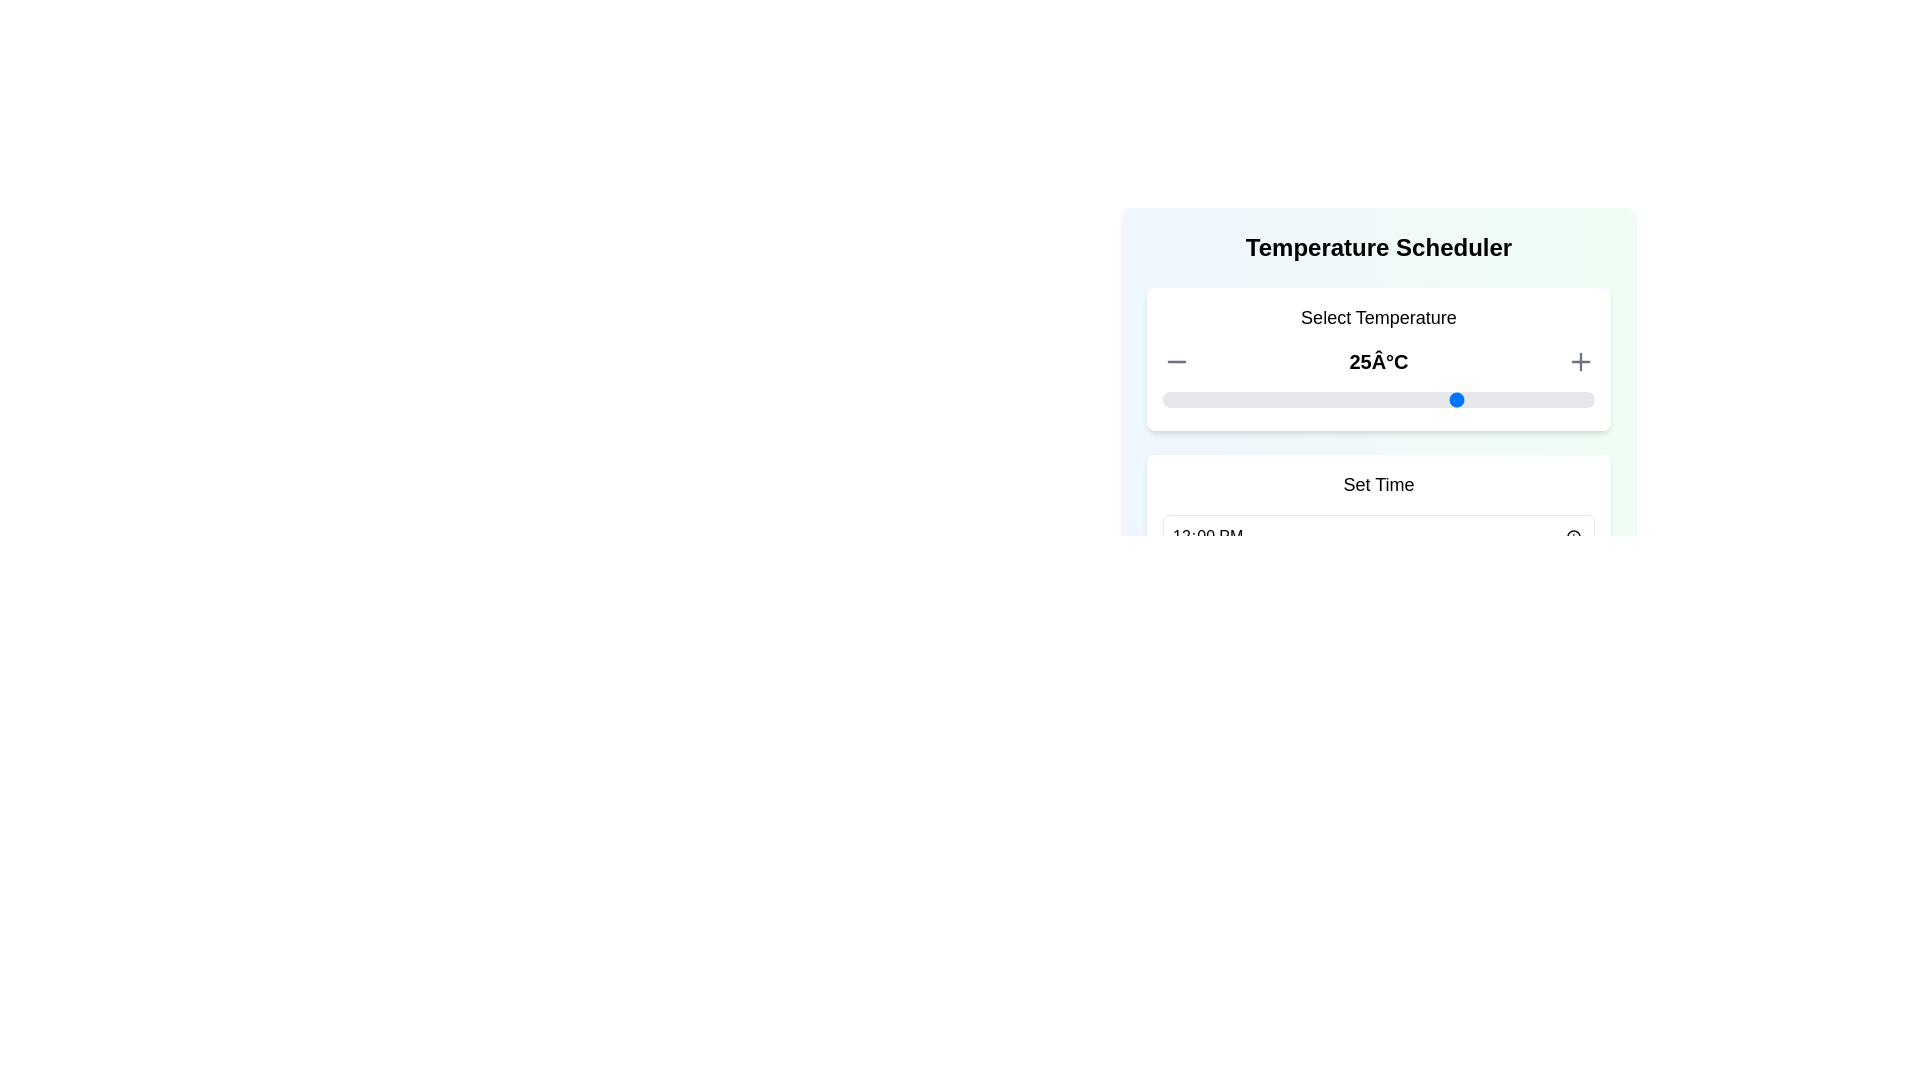  What do you see at coordinates (1205, 400) in the screenshot?
I see `the temperature slider` at bounding box center [1205, 400].